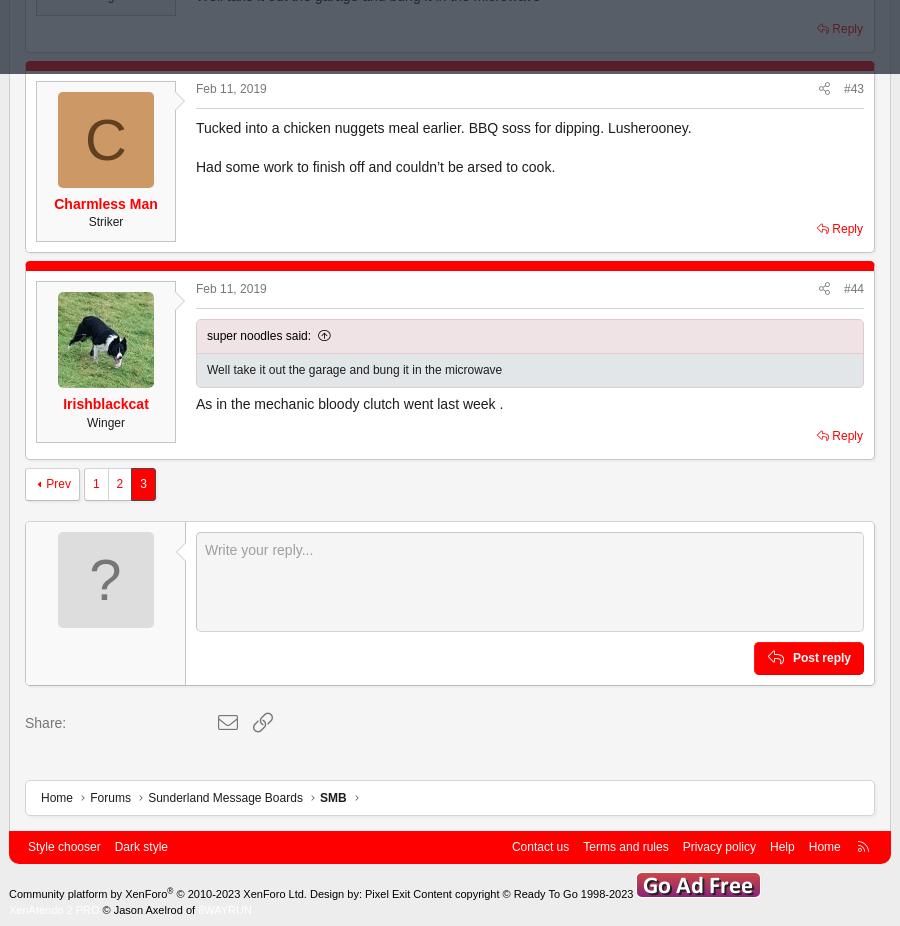 Image resolution: width=900 pixels, height=926 pixels. What do you see at coordinates (769, 847) in the screenshot?
I see `'Help'` at bounding box center [769, 847].